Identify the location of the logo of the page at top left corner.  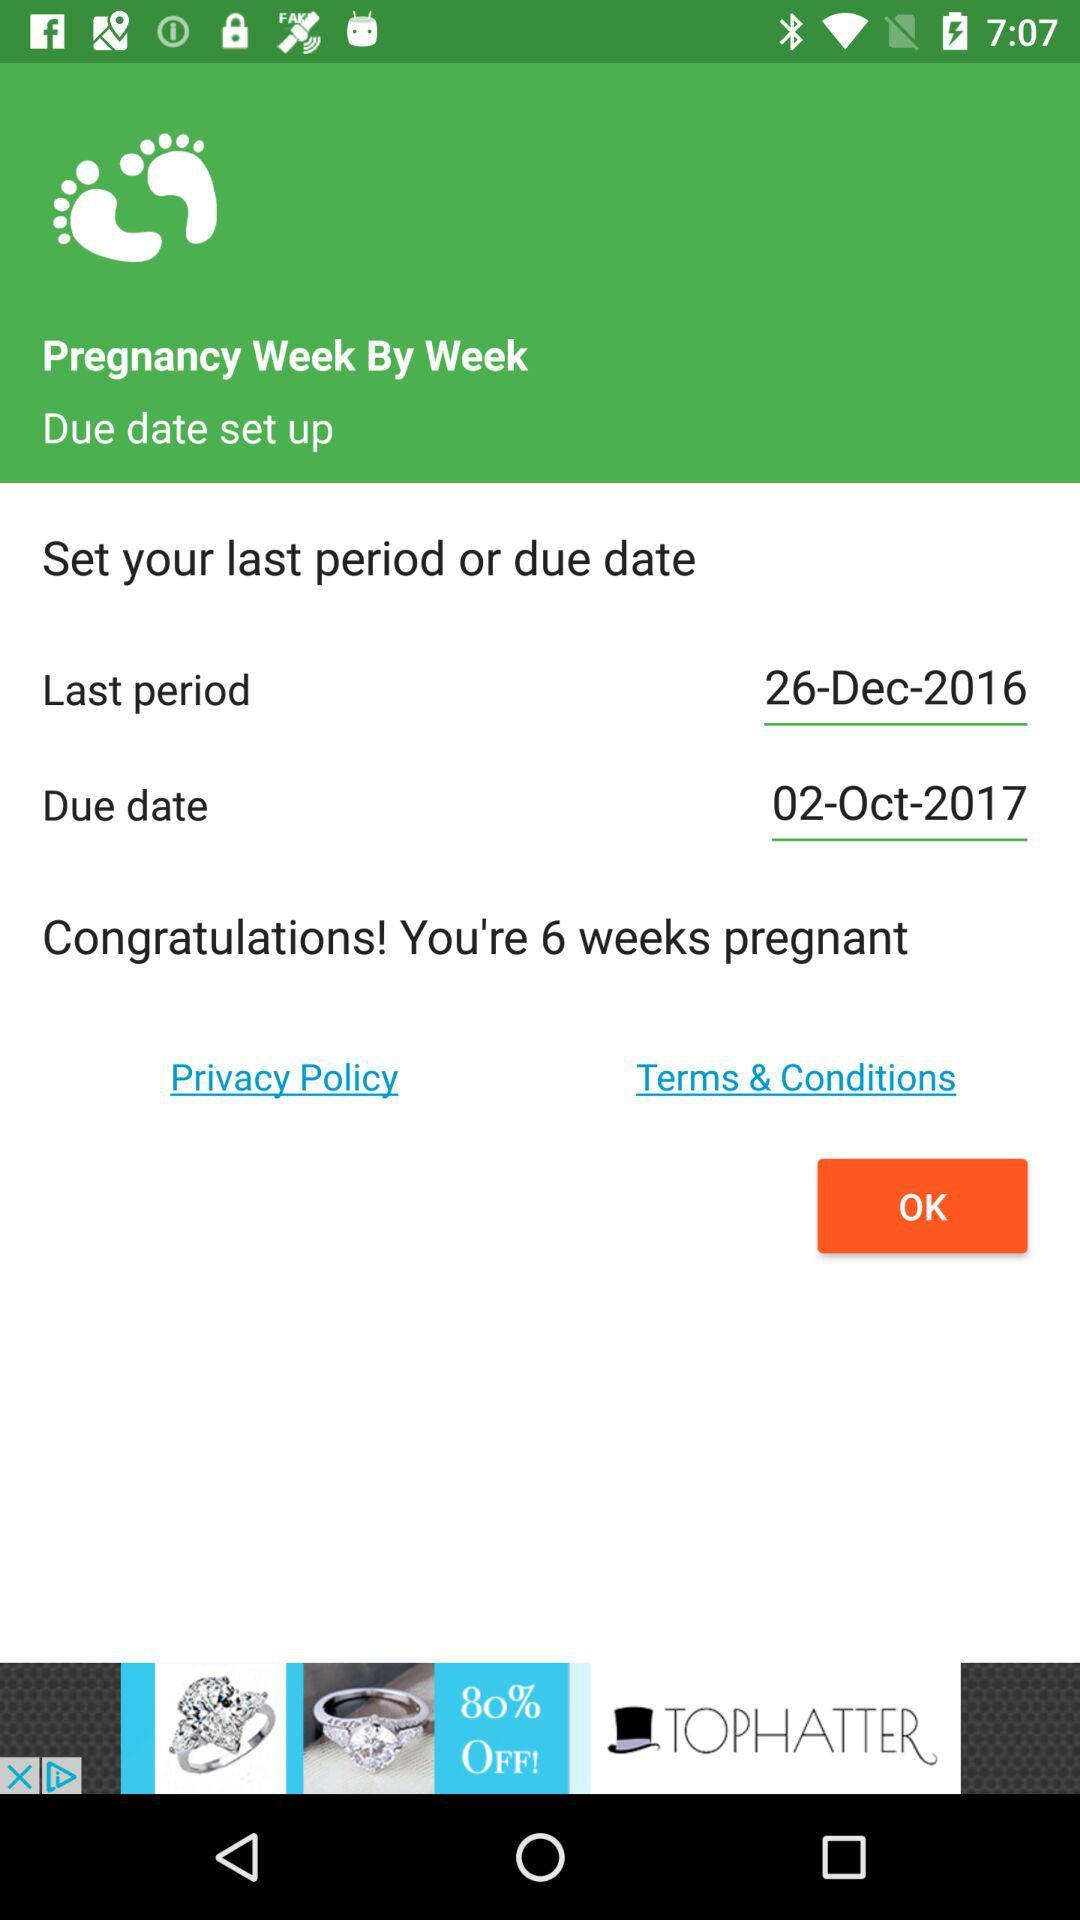
(135, 199).